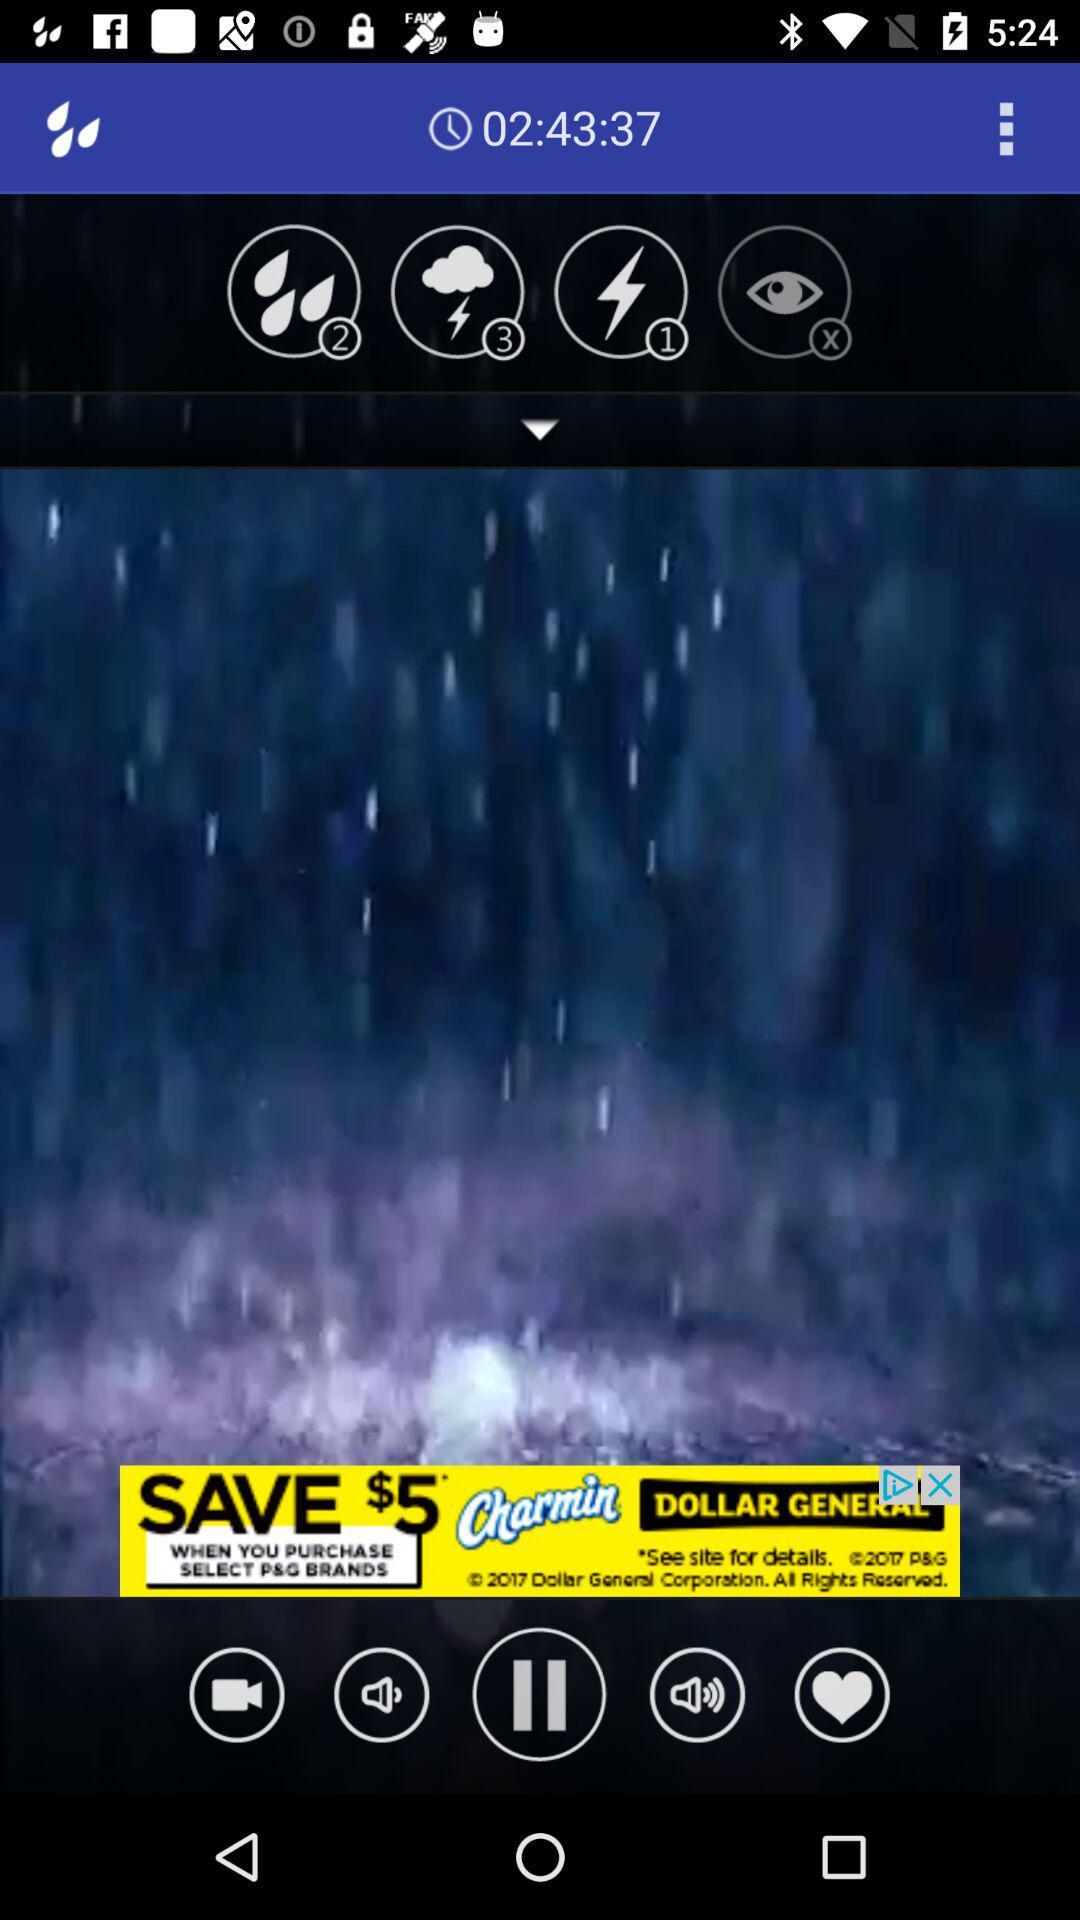  I want to click on icon next to the 02:43:36 icon, so click(1006, 127).